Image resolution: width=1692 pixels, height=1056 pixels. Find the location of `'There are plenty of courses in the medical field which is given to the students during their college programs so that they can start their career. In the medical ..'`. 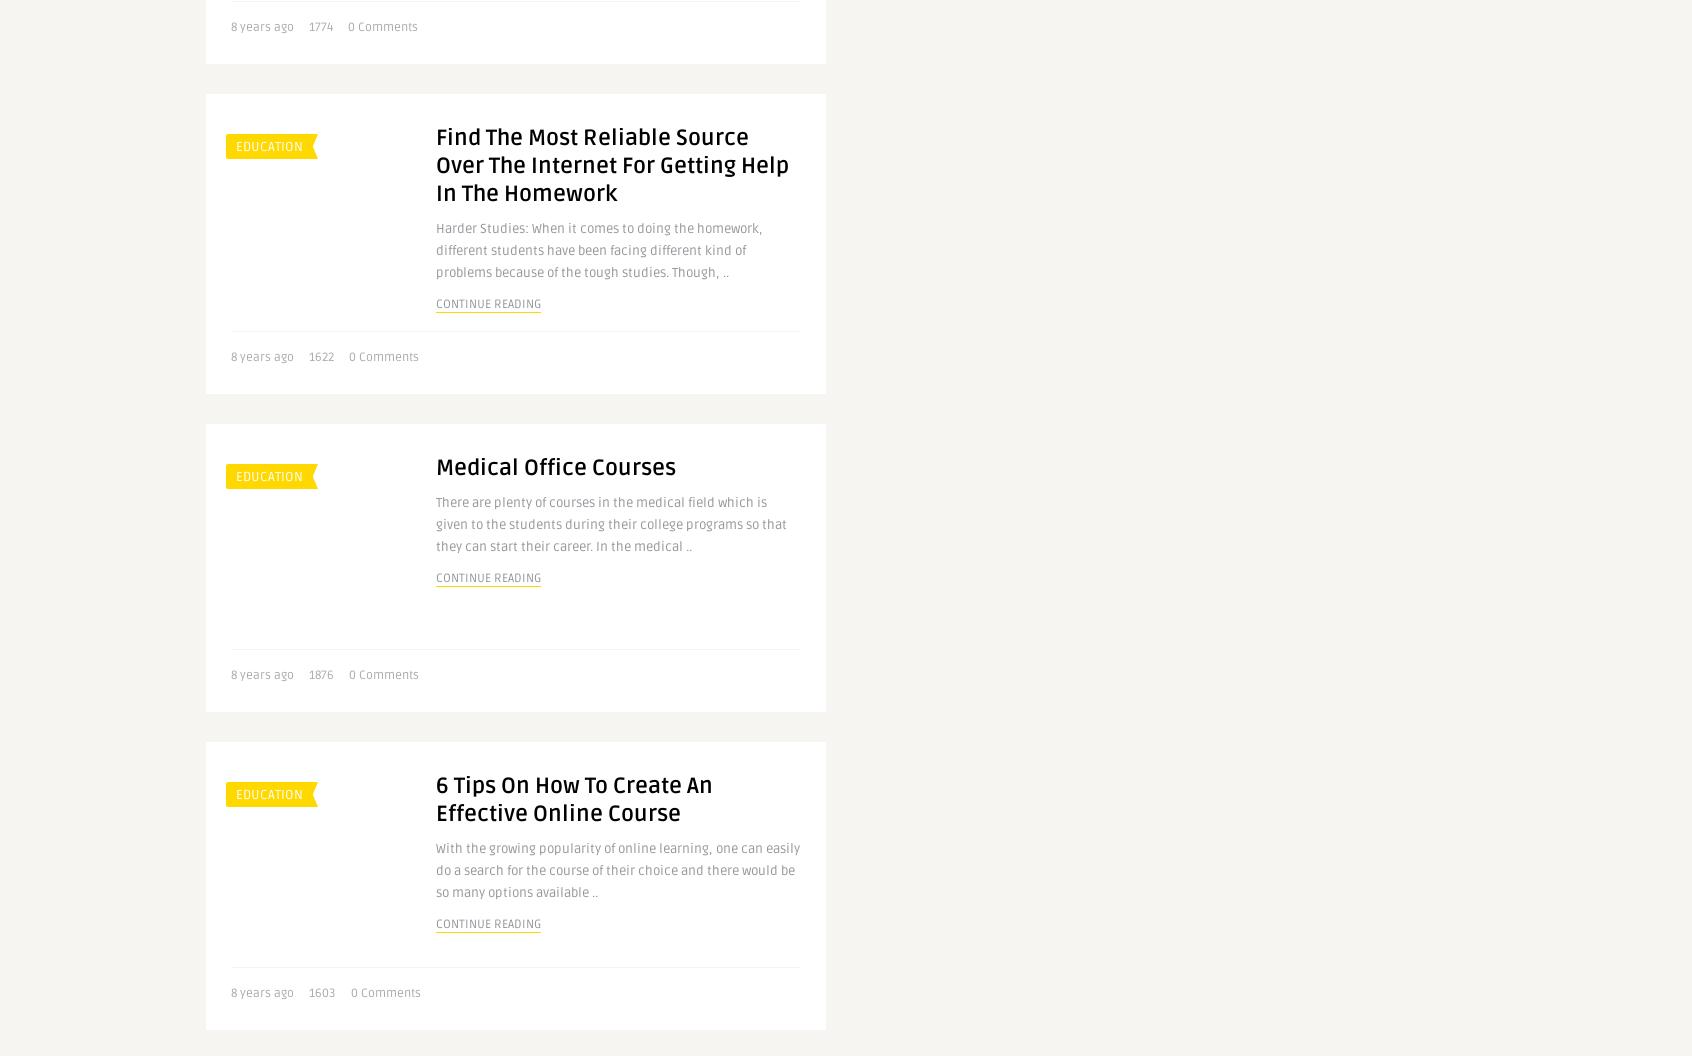

'There are plenty of courses in the medical field which is given to the students during their college programs so that they can start their career. In the medical ..' is located at coordinates (610, 524).